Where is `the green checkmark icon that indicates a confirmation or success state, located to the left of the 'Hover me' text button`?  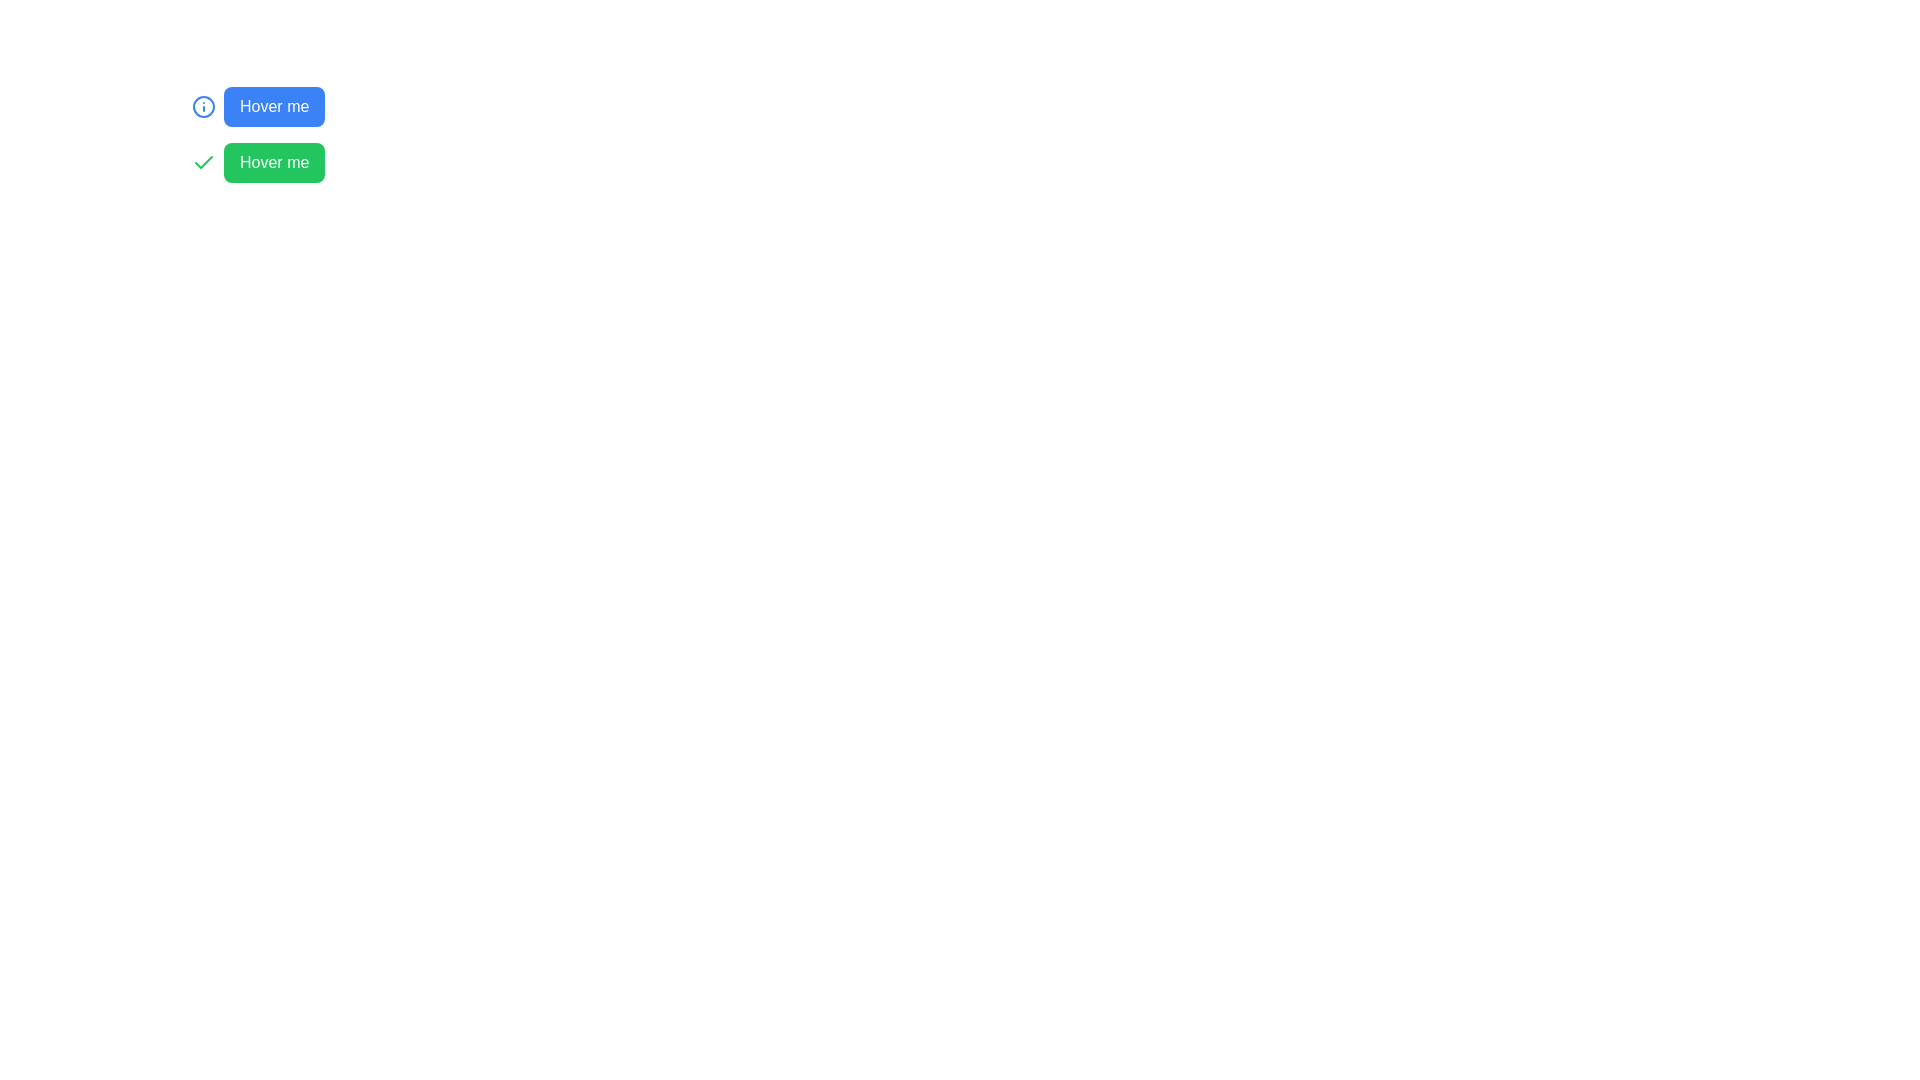
the green checkmark icon that indicates a confirmation or success state, located to the left of the 'Hover me' text button is located at coordinates (203, 161).